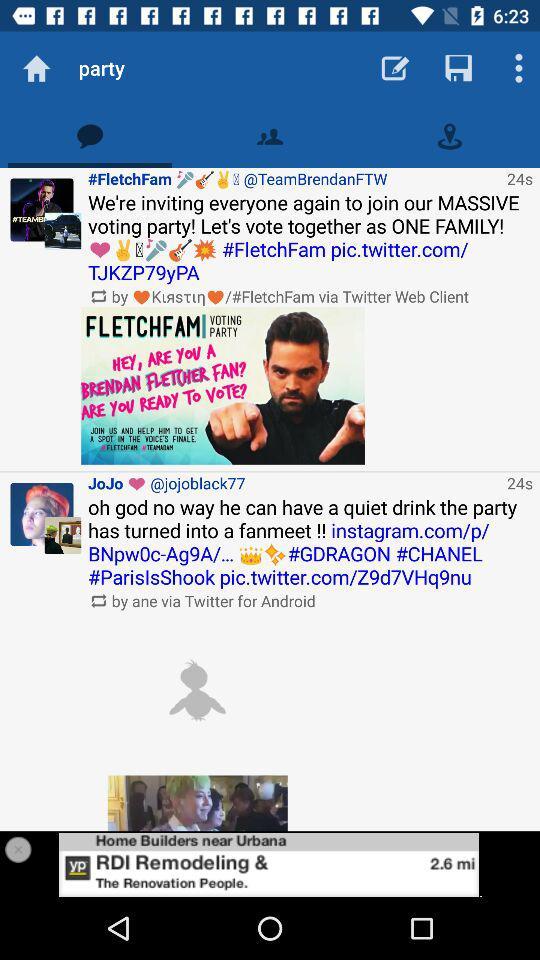  Describe the element at coordinates (197, 690) in the screenshot. I see `the icon below the by ane via item` at that location.